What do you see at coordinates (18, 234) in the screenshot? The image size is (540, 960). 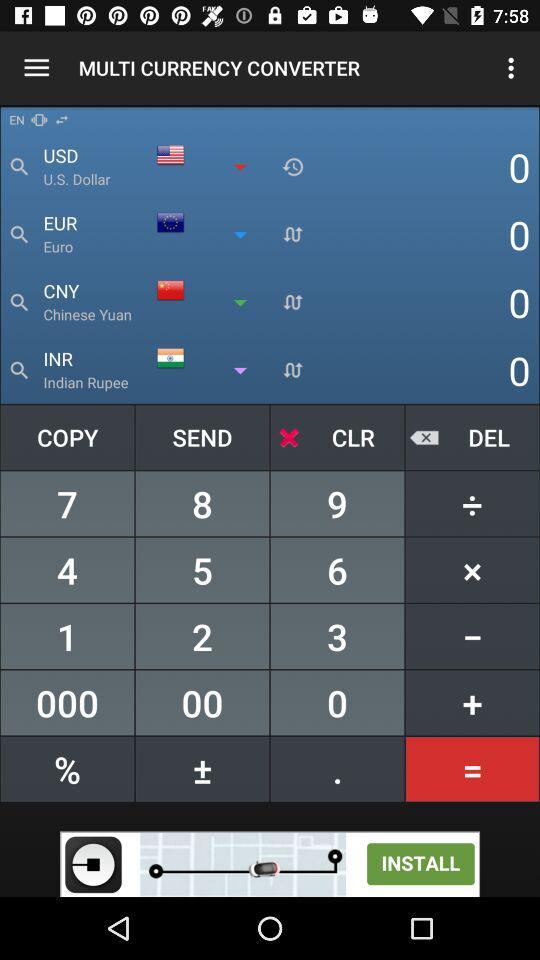 I see `the search icon` at bounding box center [18, 234].